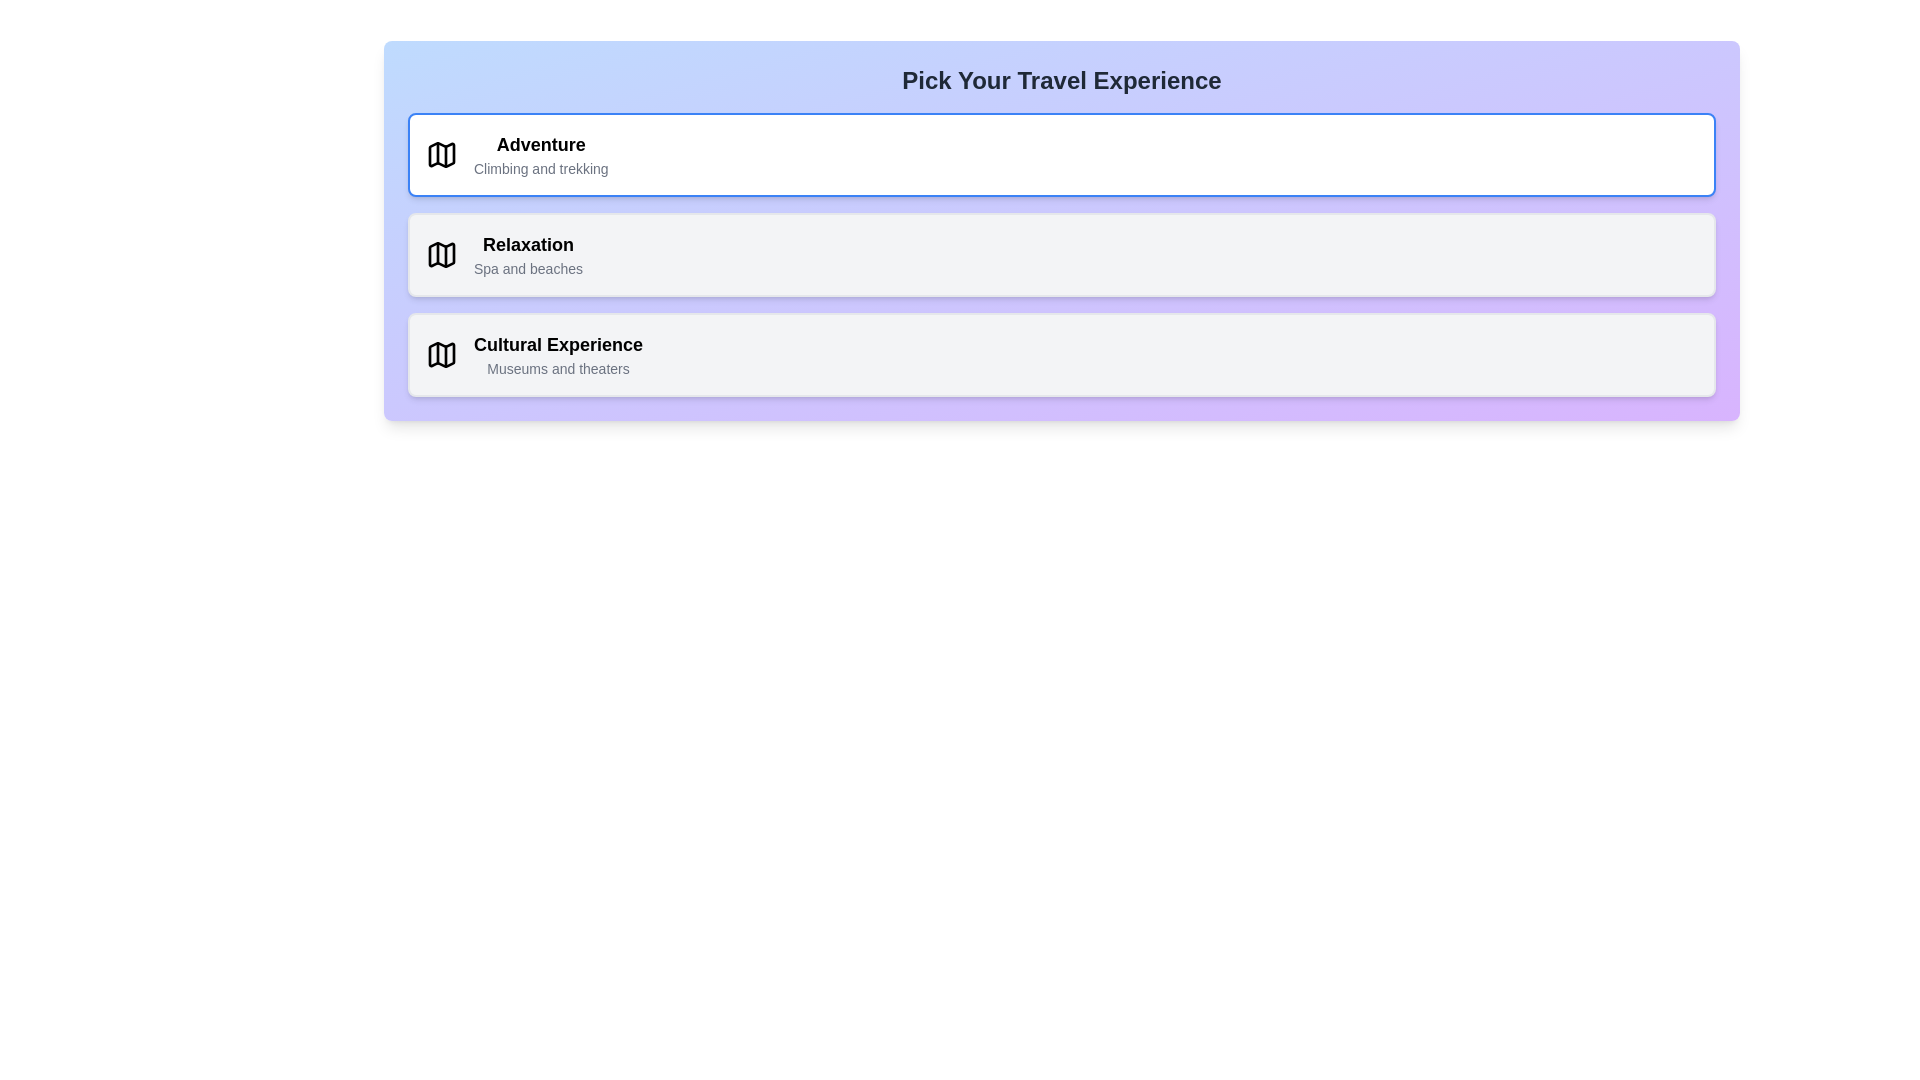  I want to click on the text label that reads 'Climbing and trekking', styled in a smaller gray font, located directly below the header 'Adventure' in the styled content box, so click(541, 168).